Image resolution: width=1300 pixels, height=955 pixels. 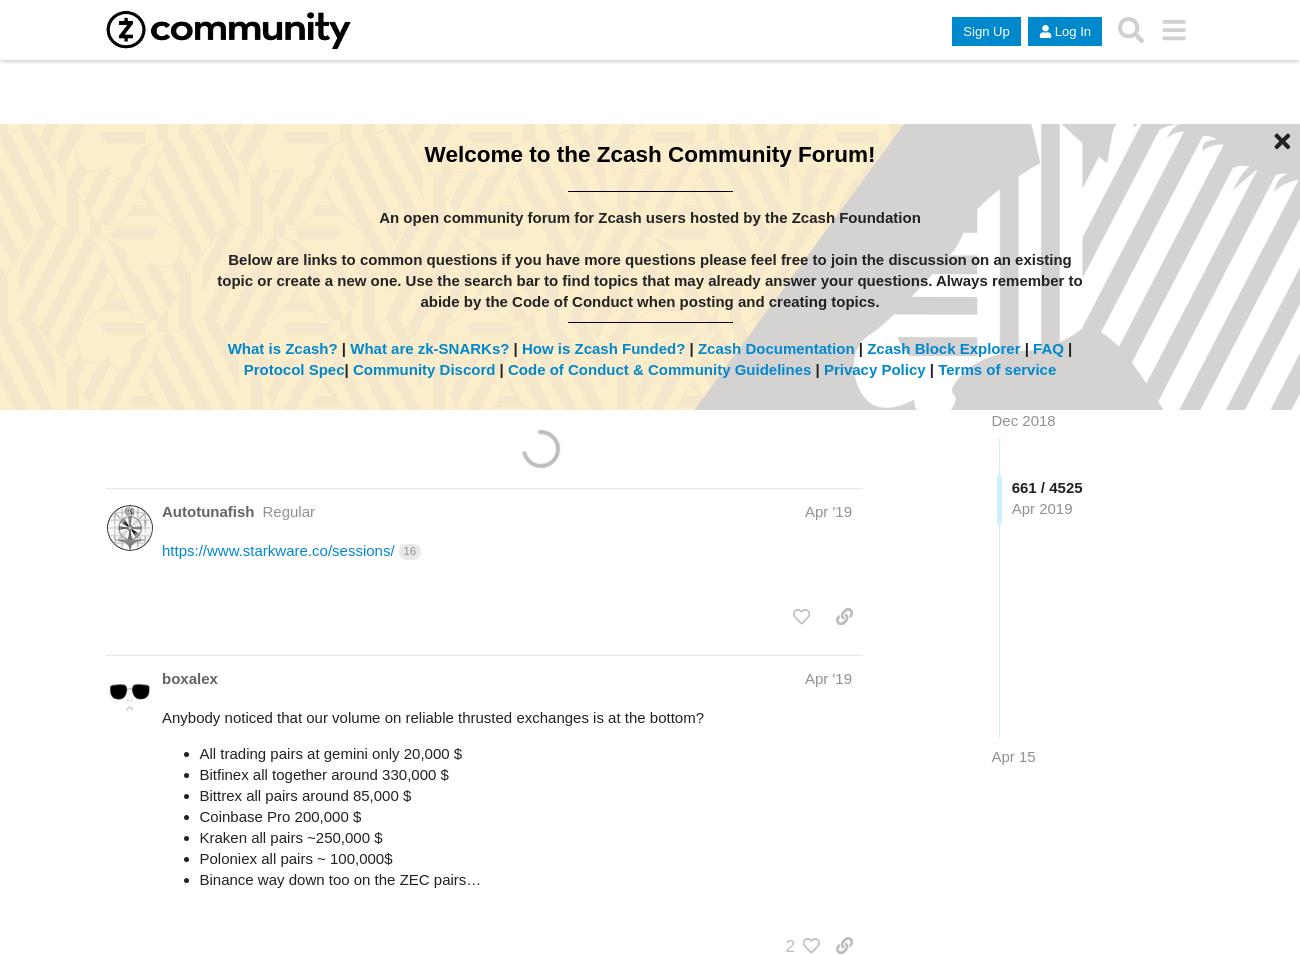 I want to click on 'What is Zcash?', so click(x=281, y=346).